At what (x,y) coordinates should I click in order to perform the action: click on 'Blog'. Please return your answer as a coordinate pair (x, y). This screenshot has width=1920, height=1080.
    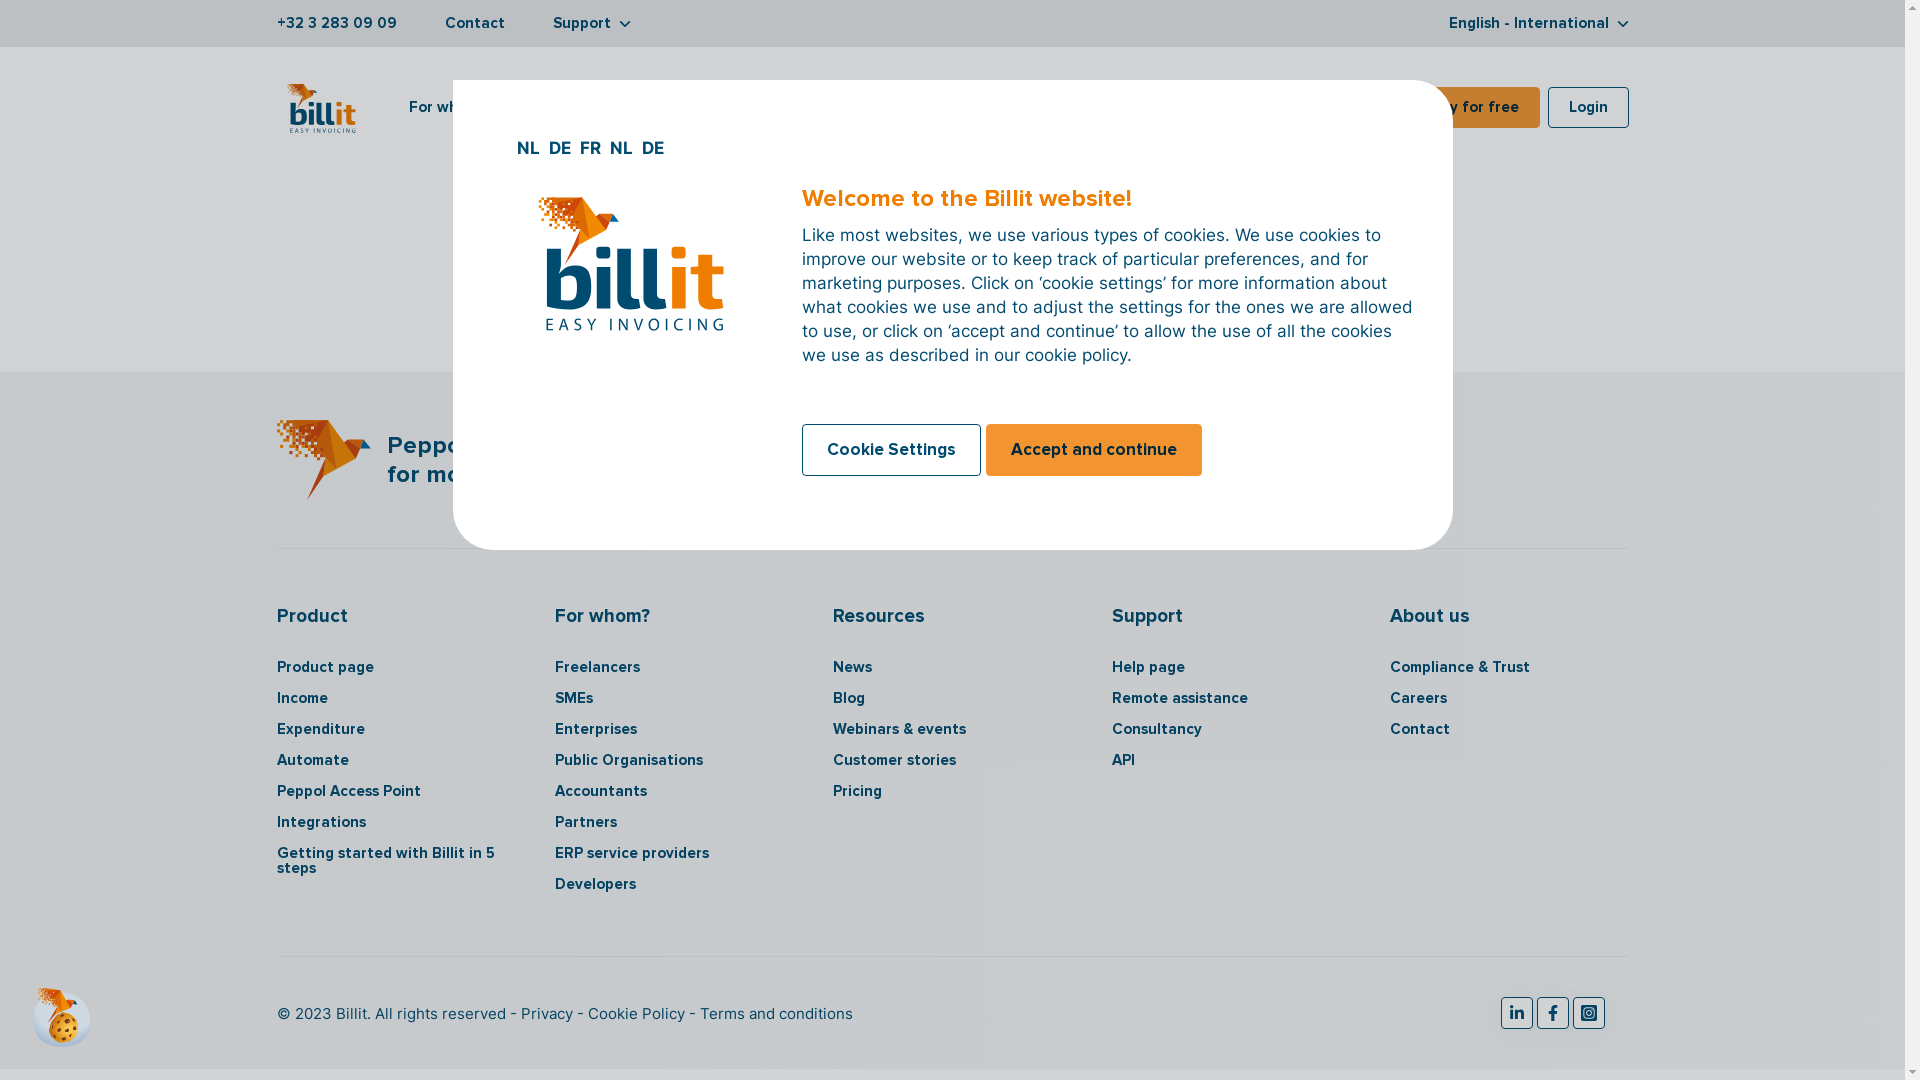
    Looking at the image, I should click on (950, 697).